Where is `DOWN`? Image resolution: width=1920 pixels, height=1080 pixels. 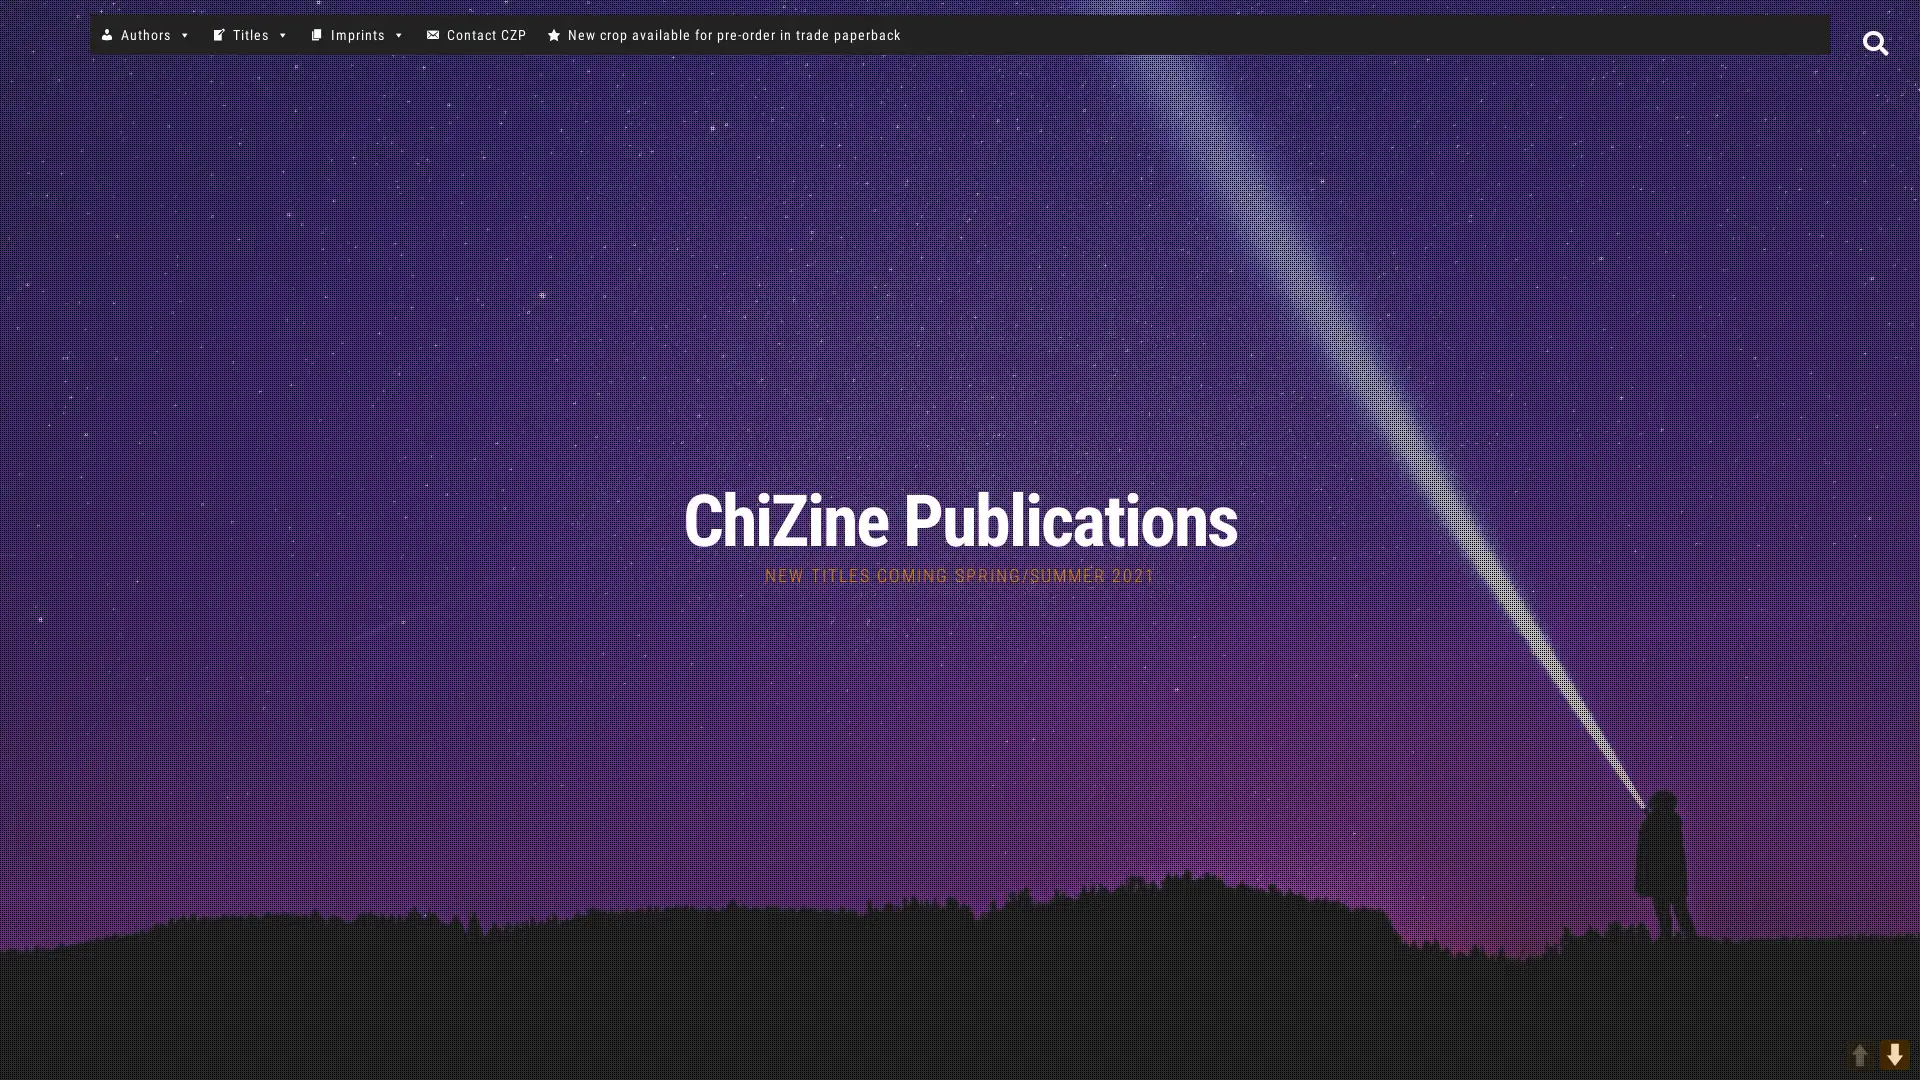 DOWN is located at coordinates (1894, 1054).